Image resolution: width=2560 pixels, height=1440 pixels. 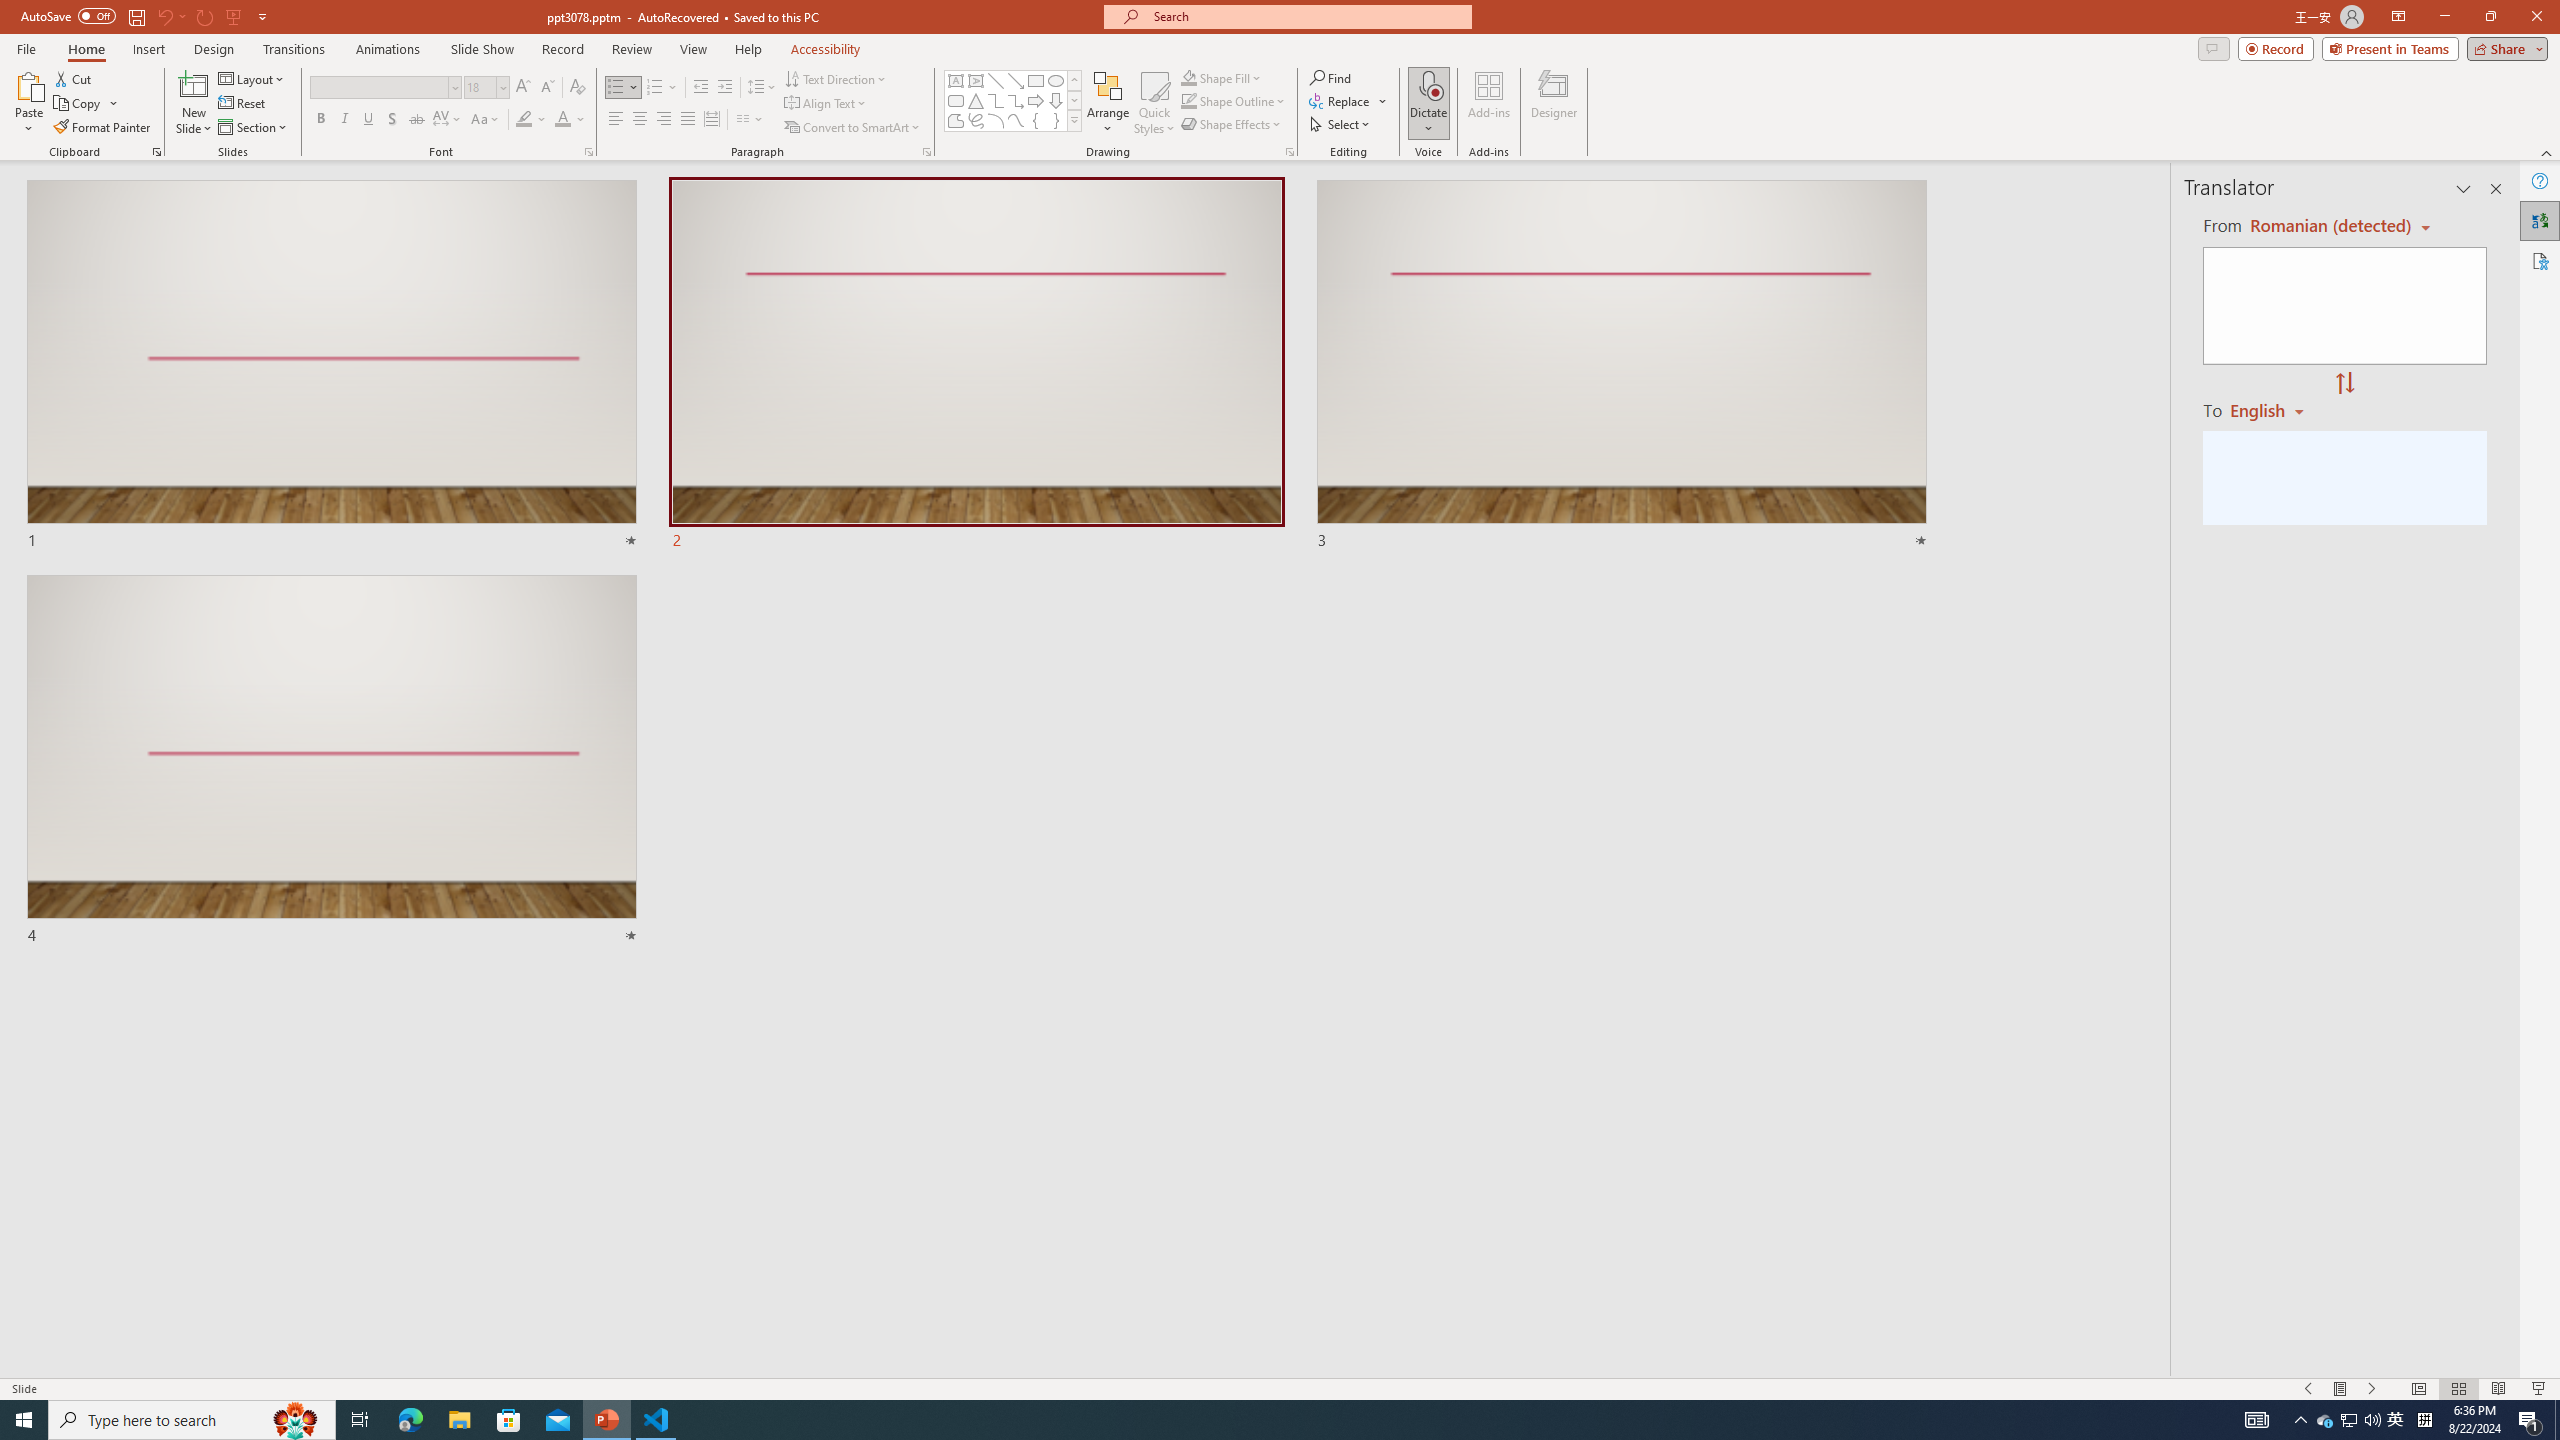 What do you see at coordinates (2372, 1389) in the screenshot?
I see `'Slide Show Next On'` at bounding box center [2372, 1389].